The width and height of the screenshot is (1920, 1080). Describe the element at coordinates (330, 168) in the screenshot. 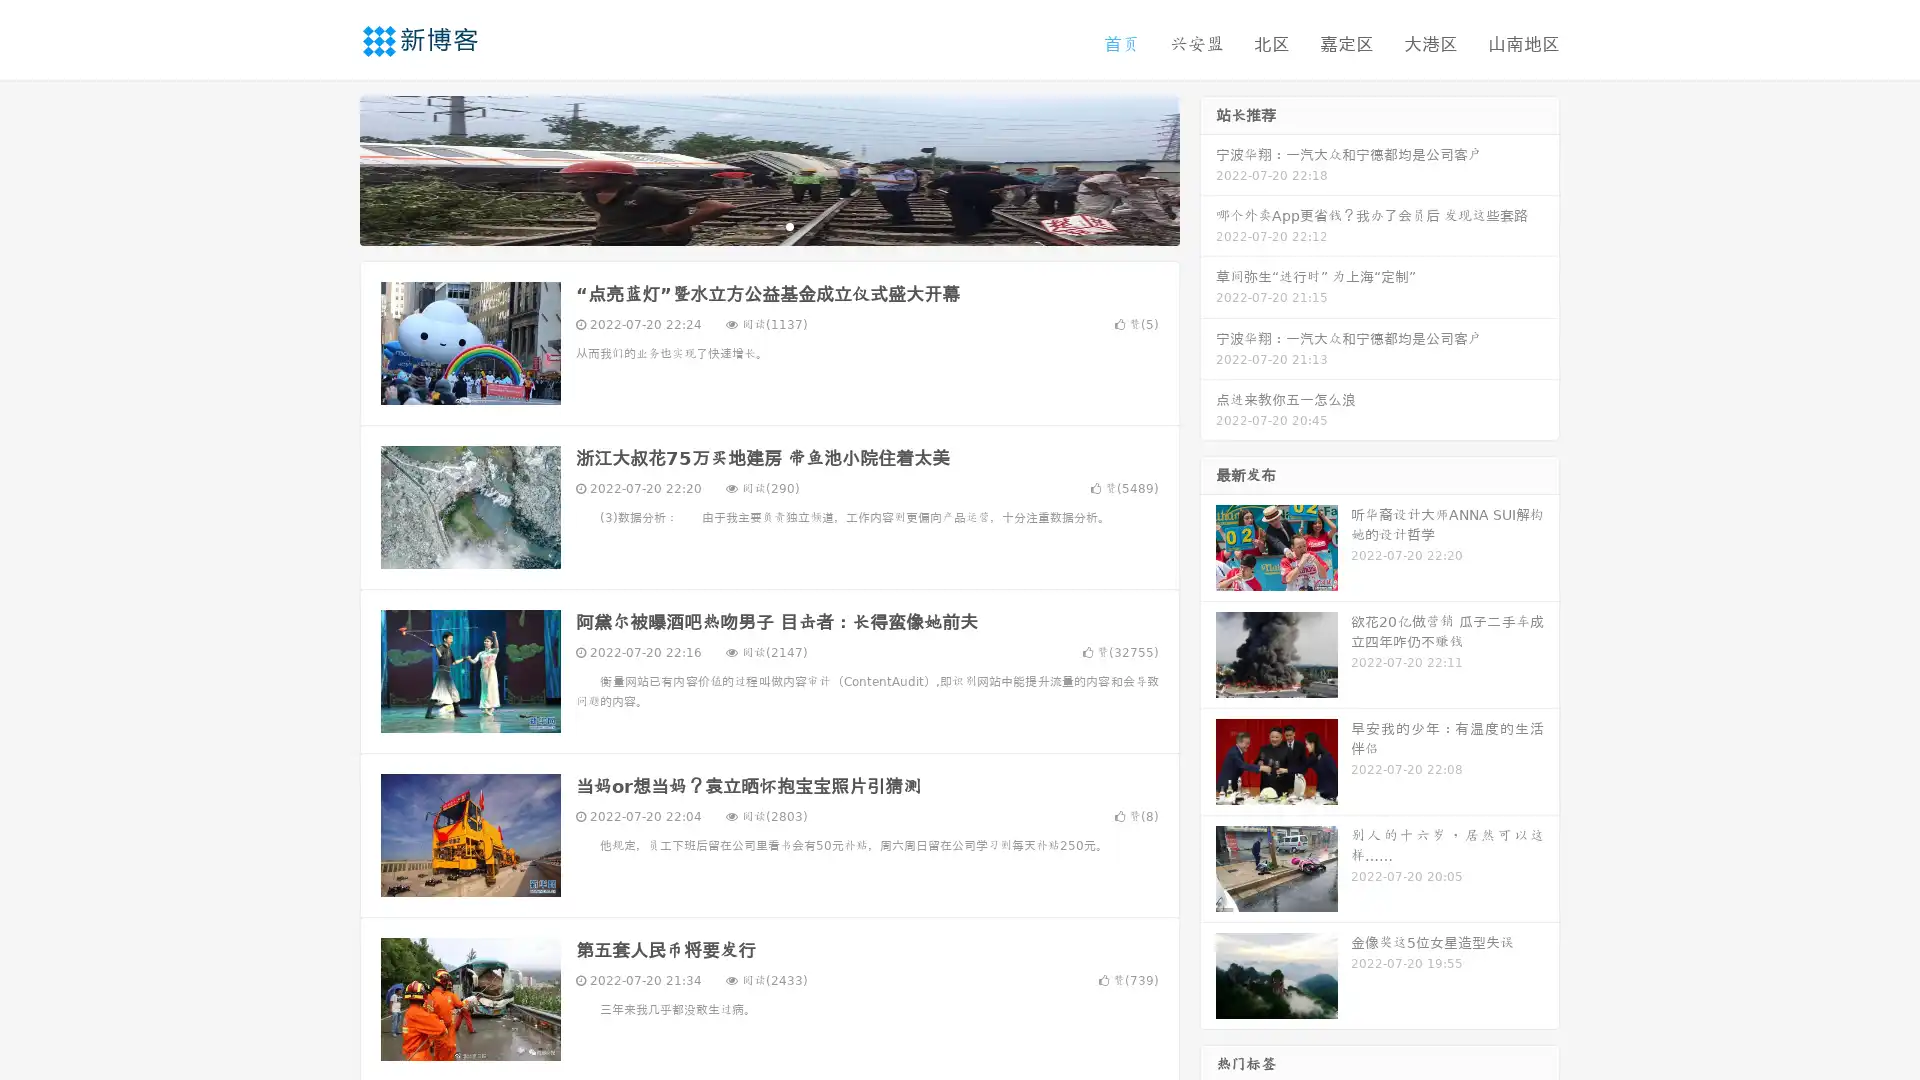

I see `Previous slide` at that location.